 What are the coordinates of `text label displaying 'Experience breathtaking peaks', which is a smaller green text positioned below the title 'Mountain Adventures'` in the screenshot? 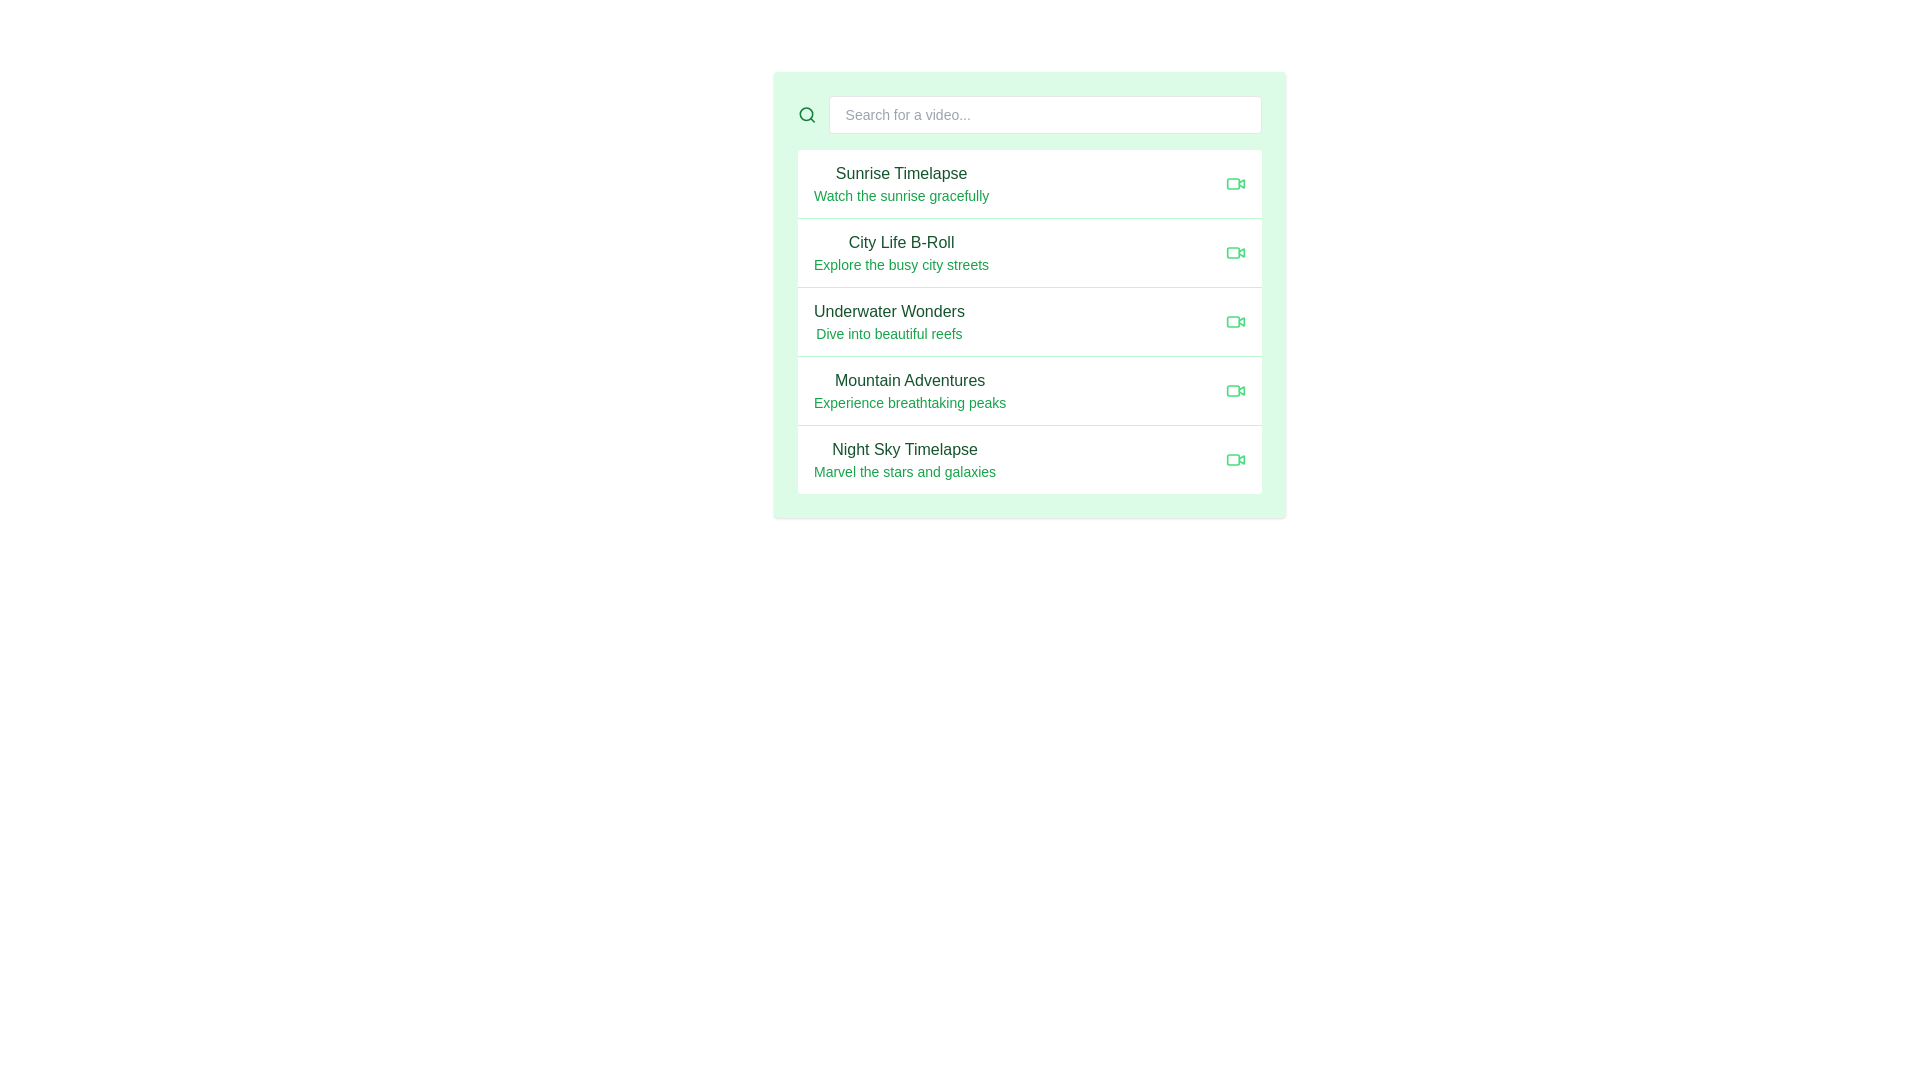 It's located at (909, 402).